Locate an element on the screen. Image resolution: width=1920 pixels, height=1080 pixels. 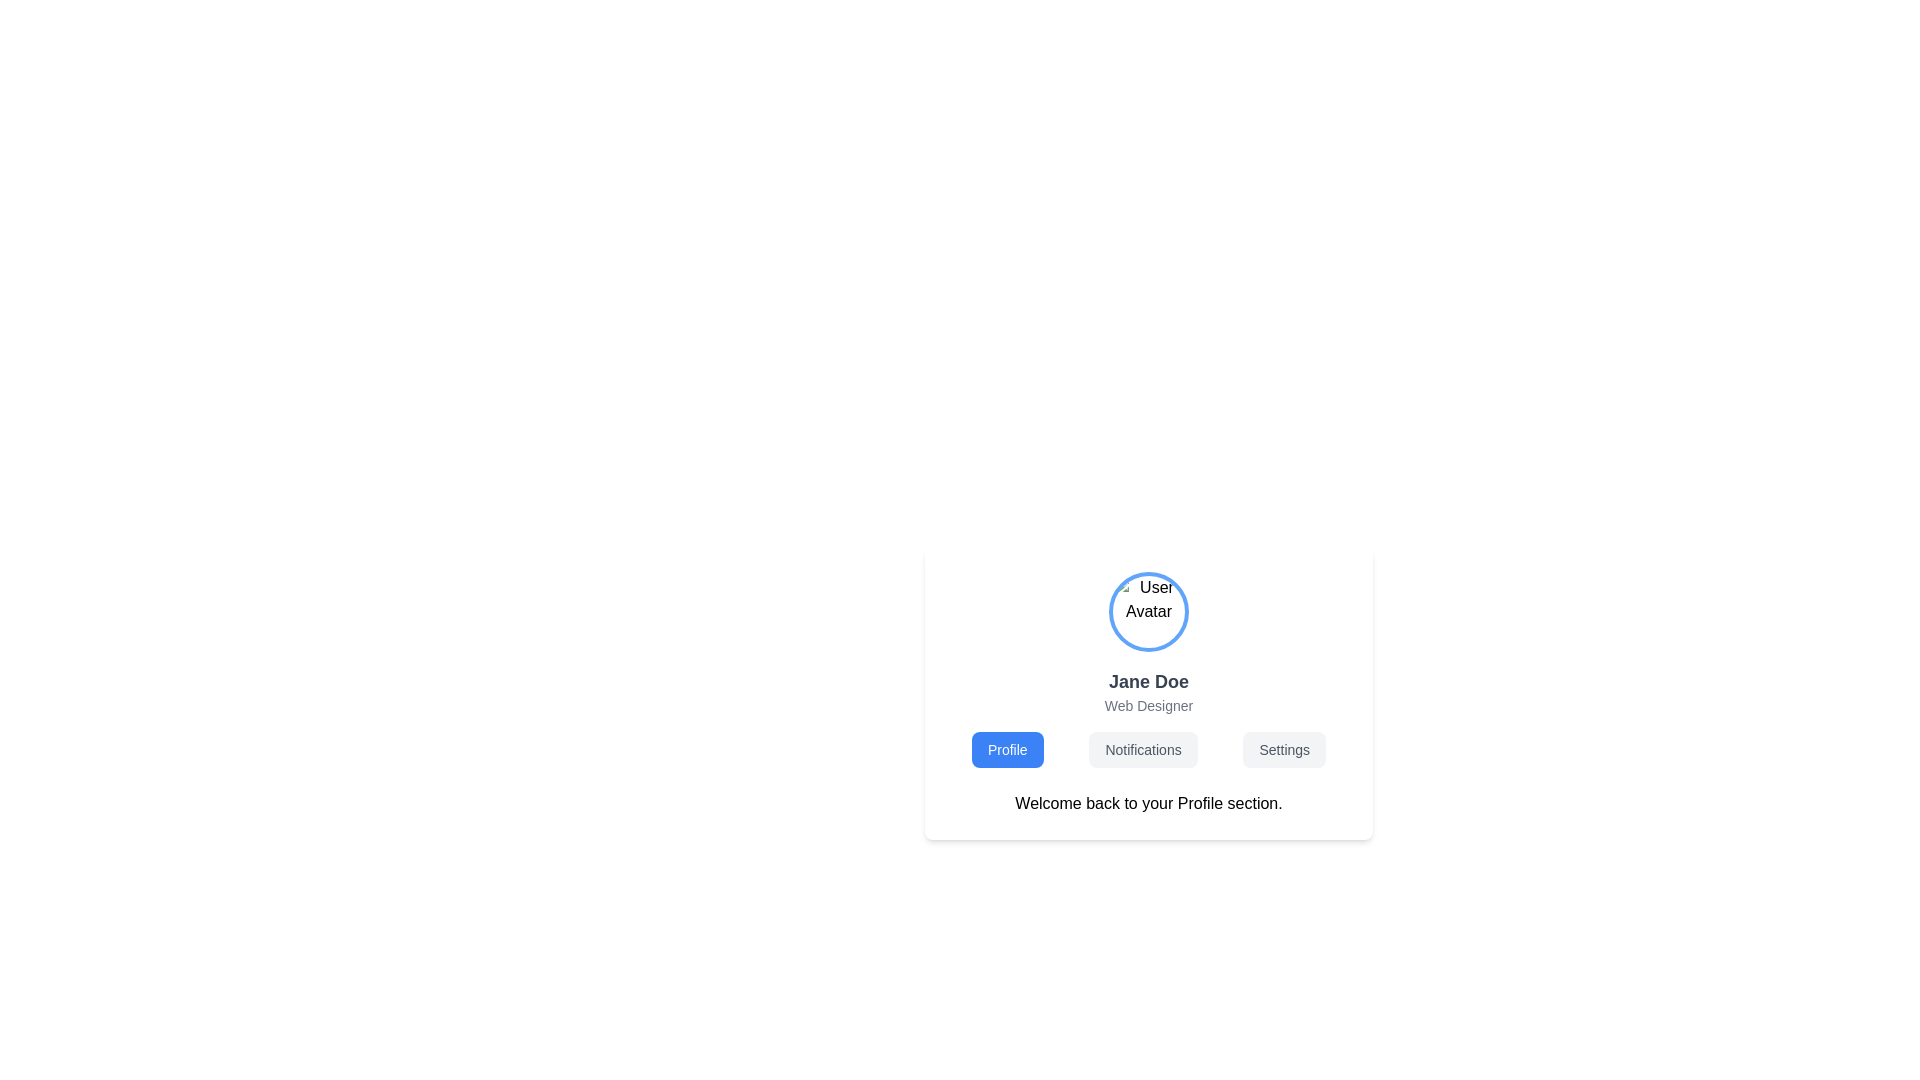
the static text label displaying 'Web Designer' located beneath the name 'Jane Doe' in the profile card is located at coordinates (1148, 704).